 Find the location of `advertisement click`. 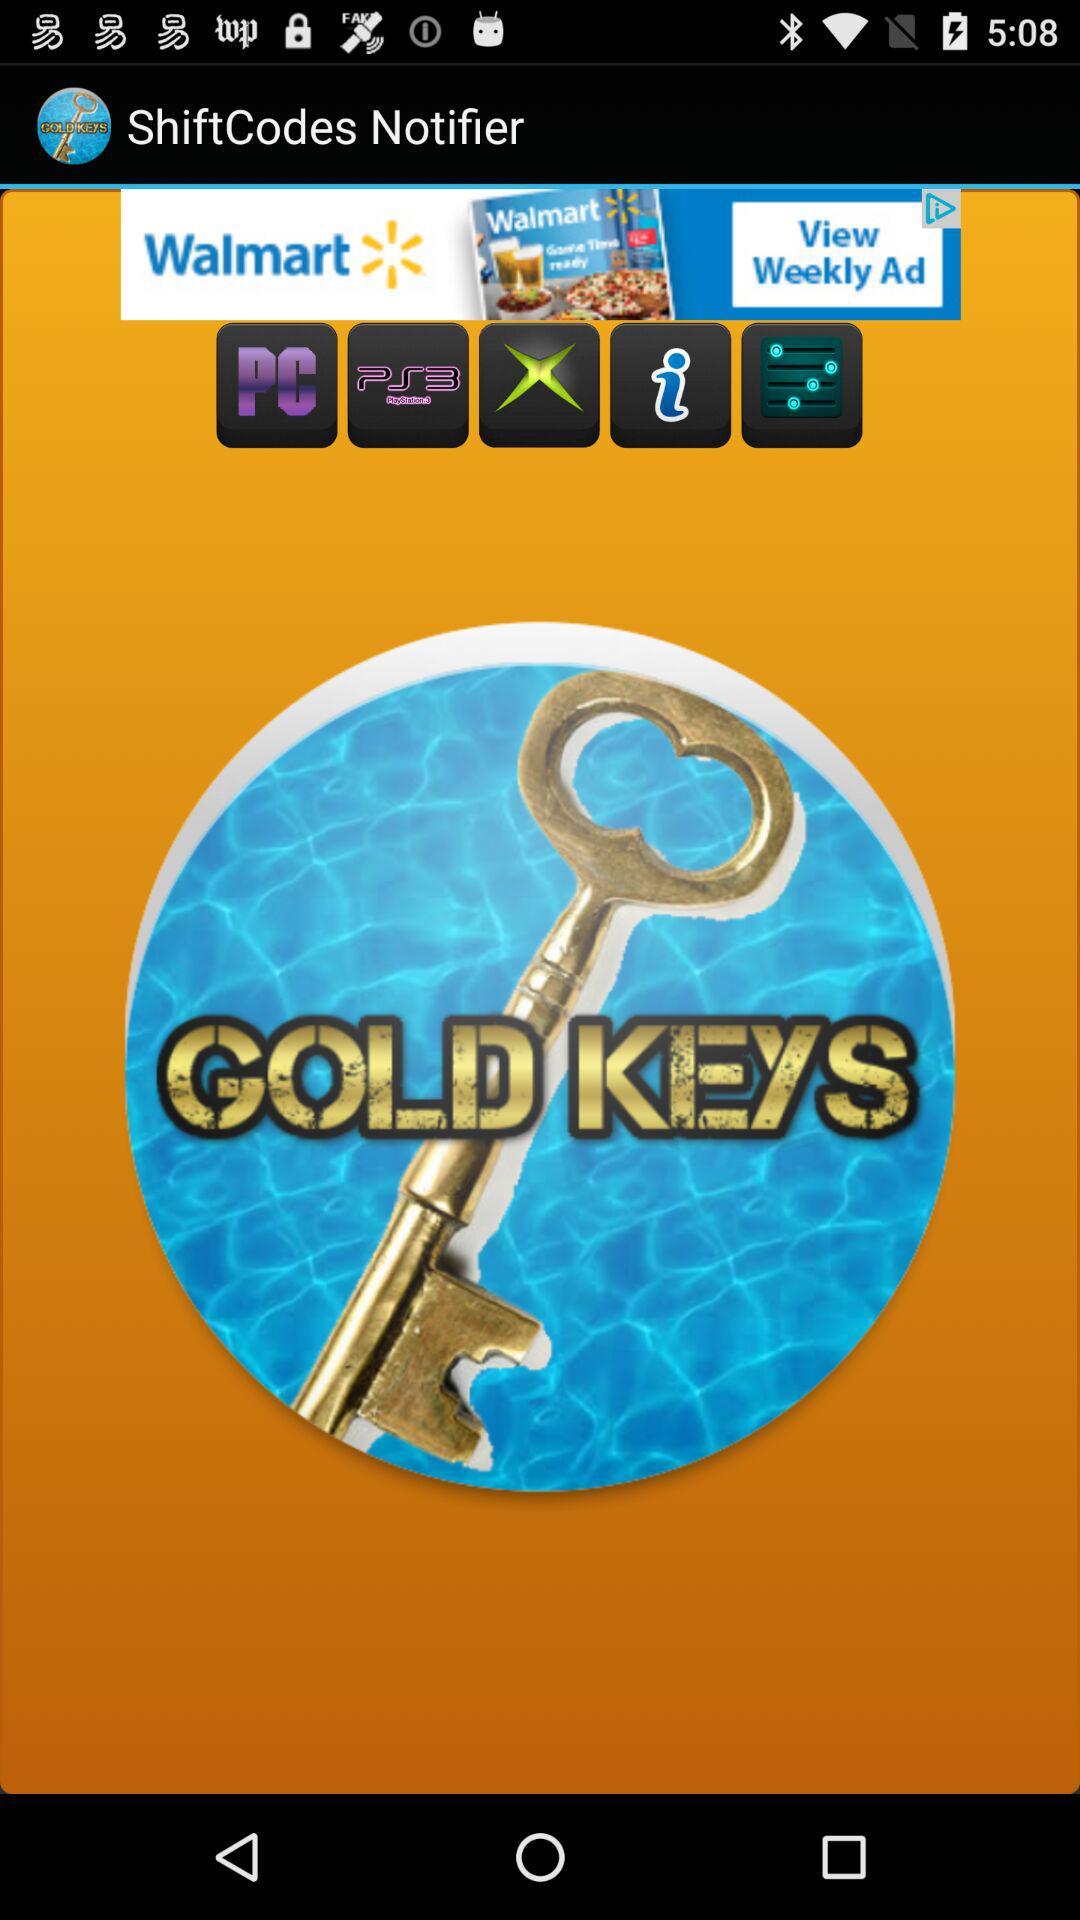

advertisement click is located at coordinates (540, 253).